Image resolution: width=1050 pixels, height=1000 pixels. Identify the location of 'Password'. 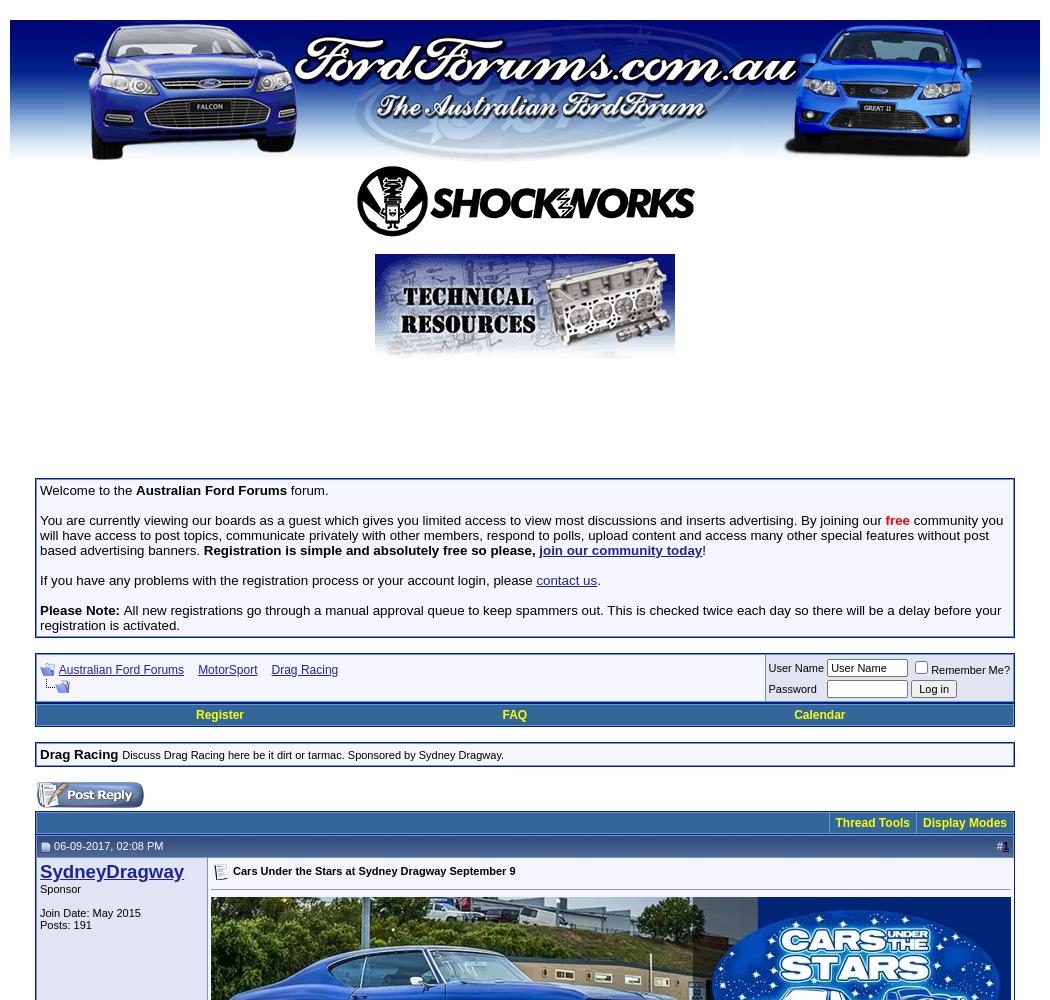
(767, 688).